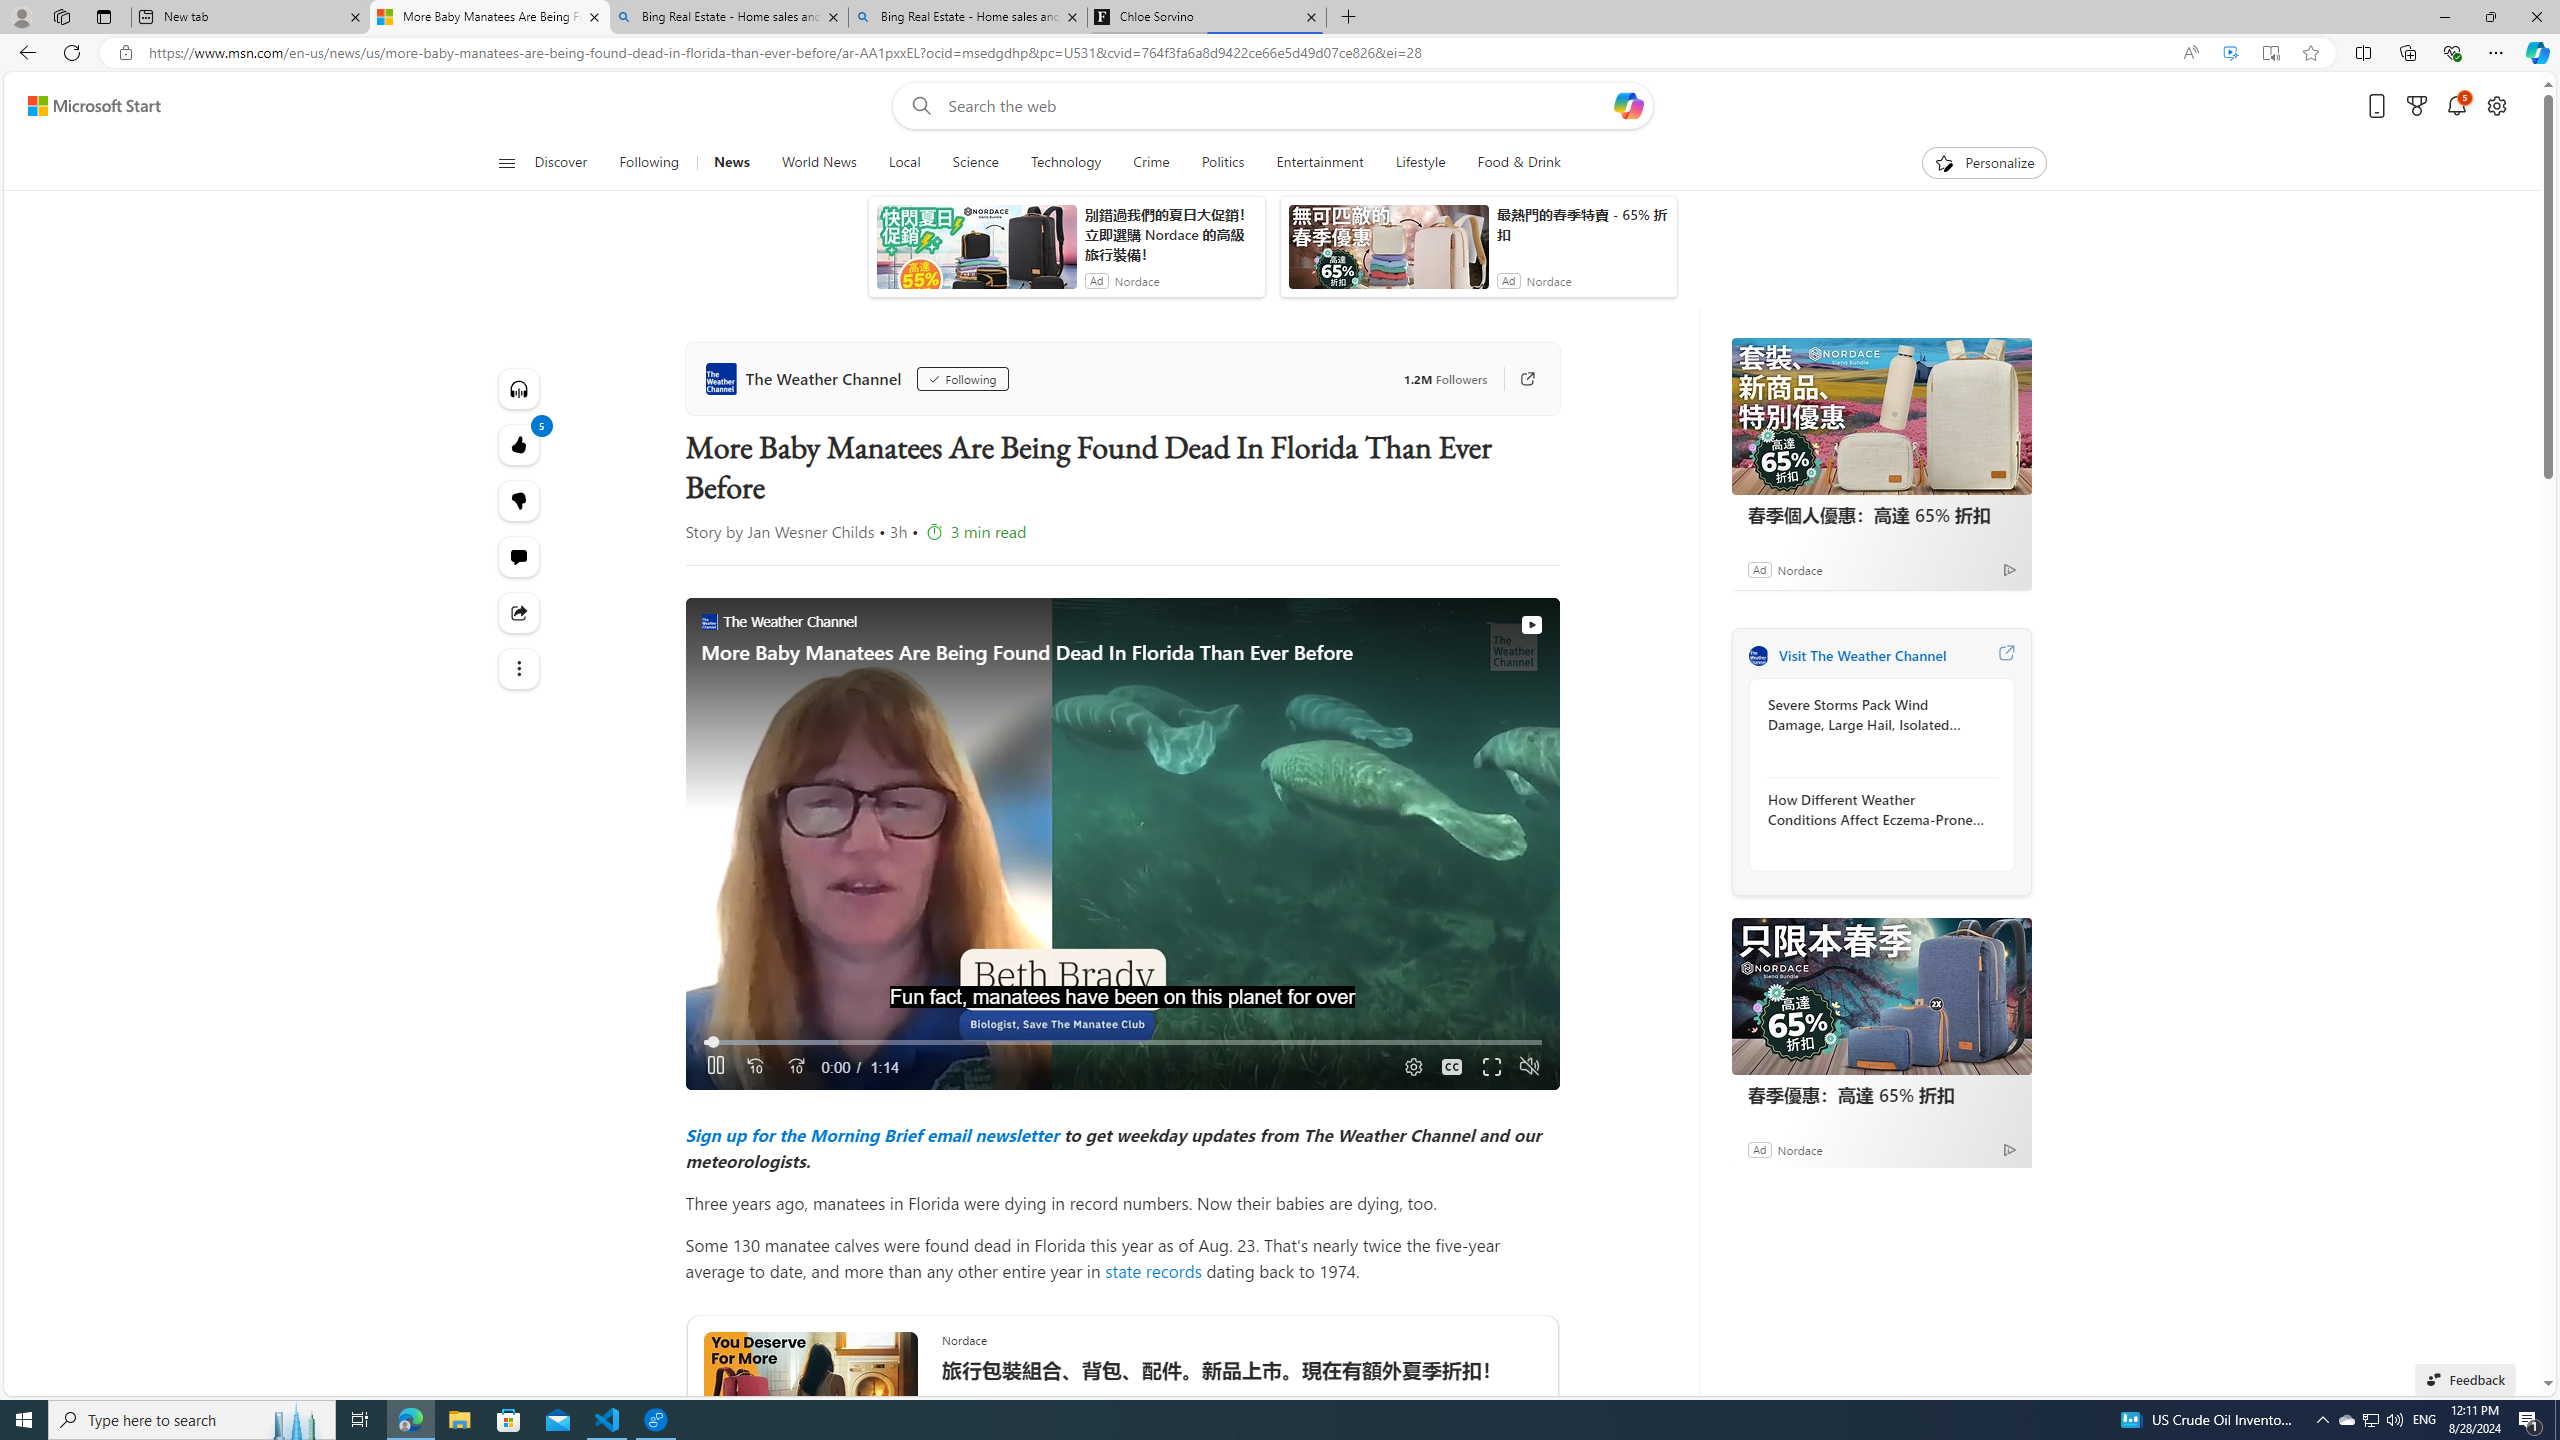 The height and width of the screenshot is (1440, 2560). What do you see at coordinates (648, 162) in the screenshot?
I see `'Following'` at bounding box center [648, 162].